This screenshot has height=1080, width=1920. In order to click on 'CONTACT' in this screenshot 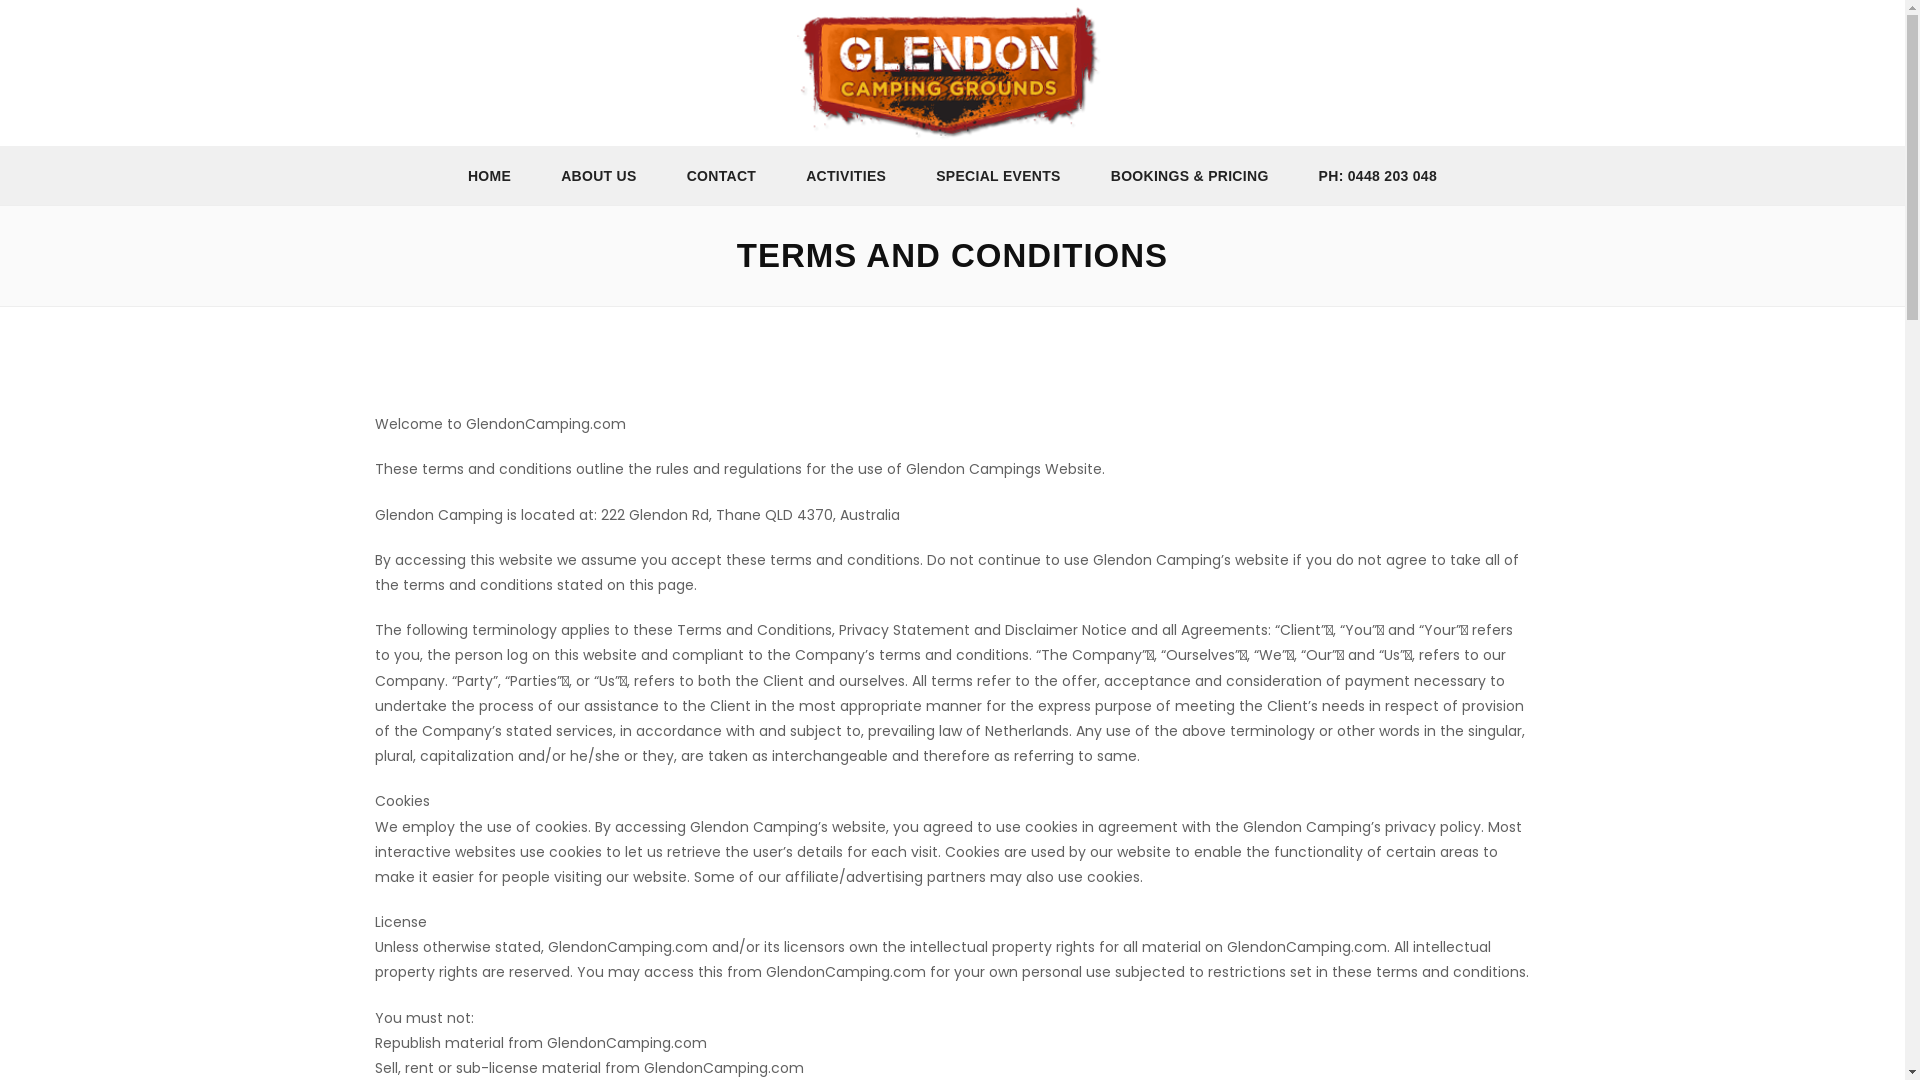, I will do `click(720, 174)`.